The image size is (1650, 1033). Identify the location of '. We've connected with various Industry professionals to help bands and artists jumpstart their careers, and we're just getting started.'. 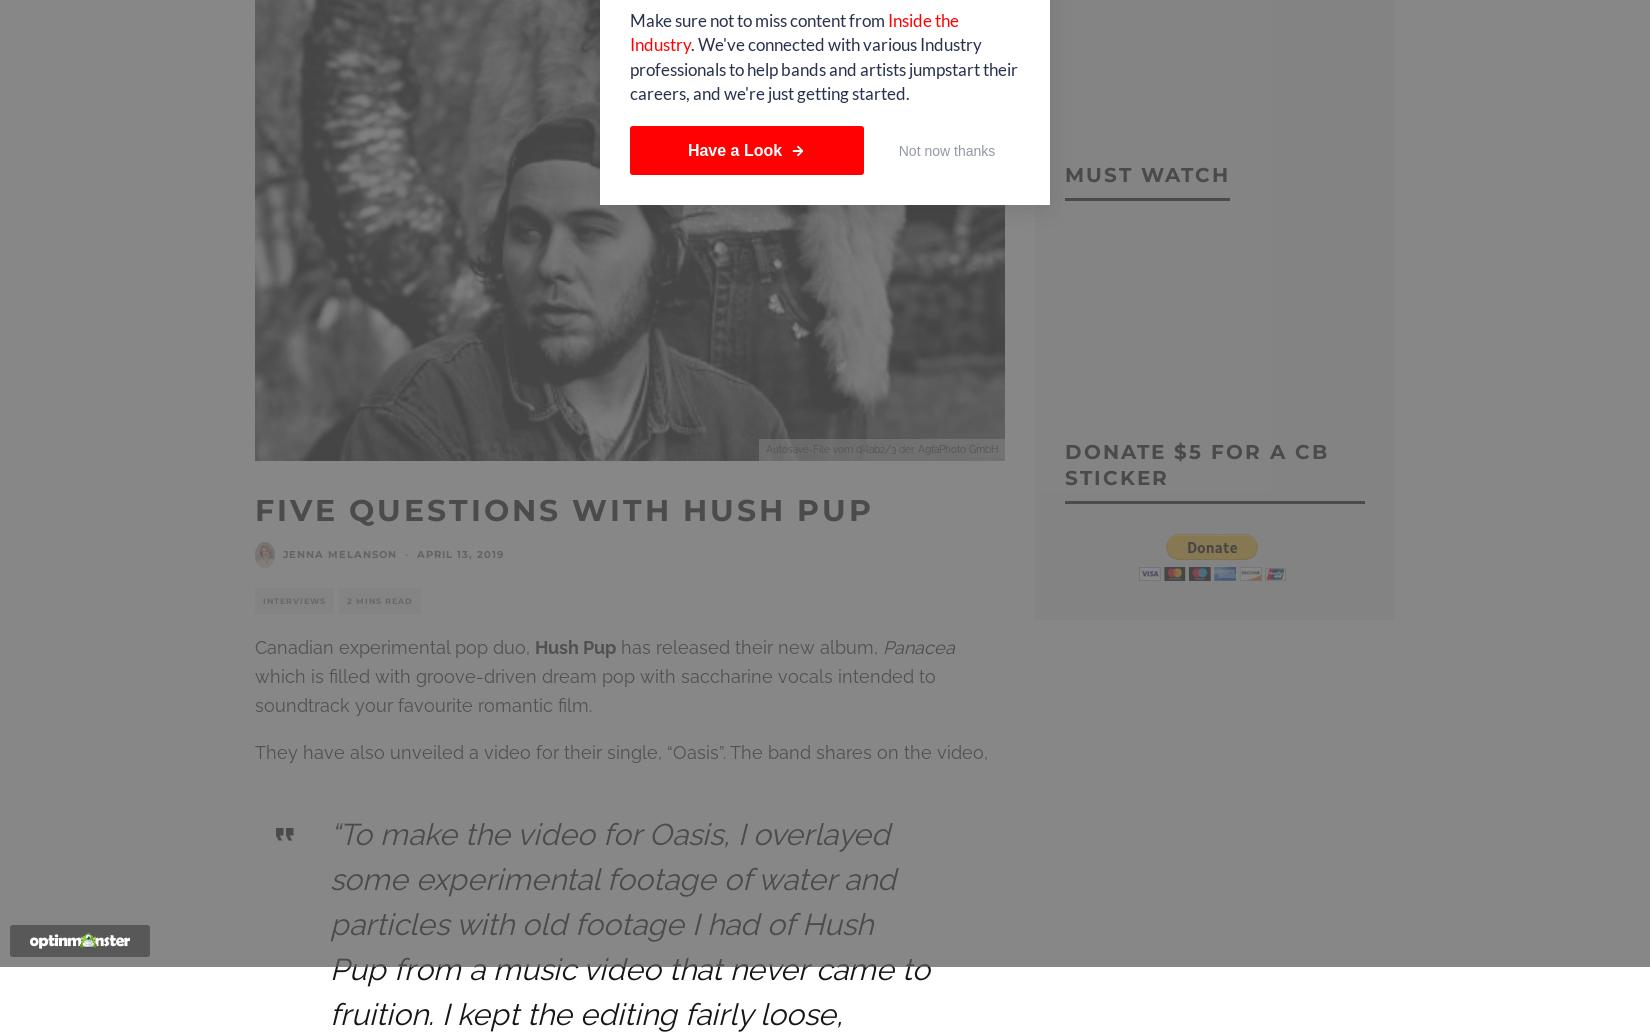
(628, 68).